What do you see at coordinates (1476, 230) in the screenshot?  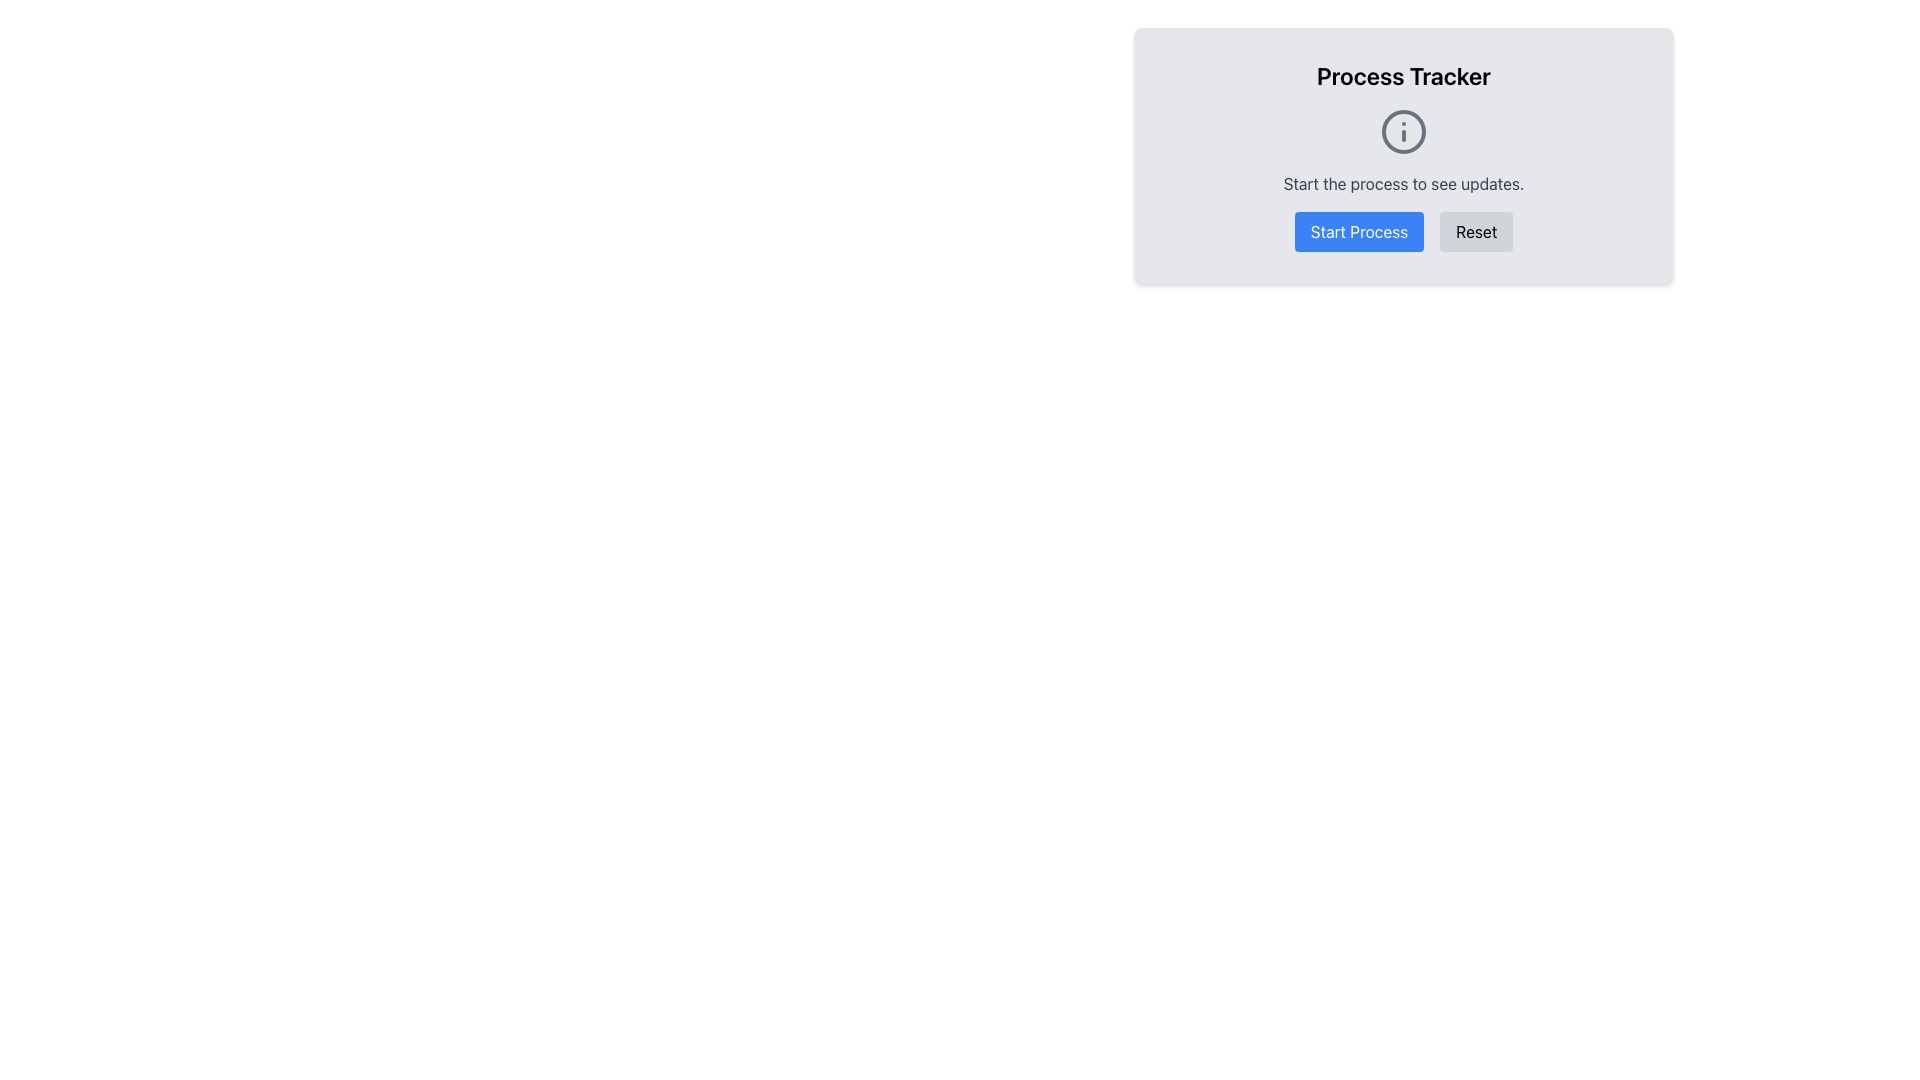 I see `'Reset' button, which is a rectangular button with rounded corners and text in black on a light gray background, located in the upper right of the 'Process Tracker' module` at bounding box center [1476, 230].